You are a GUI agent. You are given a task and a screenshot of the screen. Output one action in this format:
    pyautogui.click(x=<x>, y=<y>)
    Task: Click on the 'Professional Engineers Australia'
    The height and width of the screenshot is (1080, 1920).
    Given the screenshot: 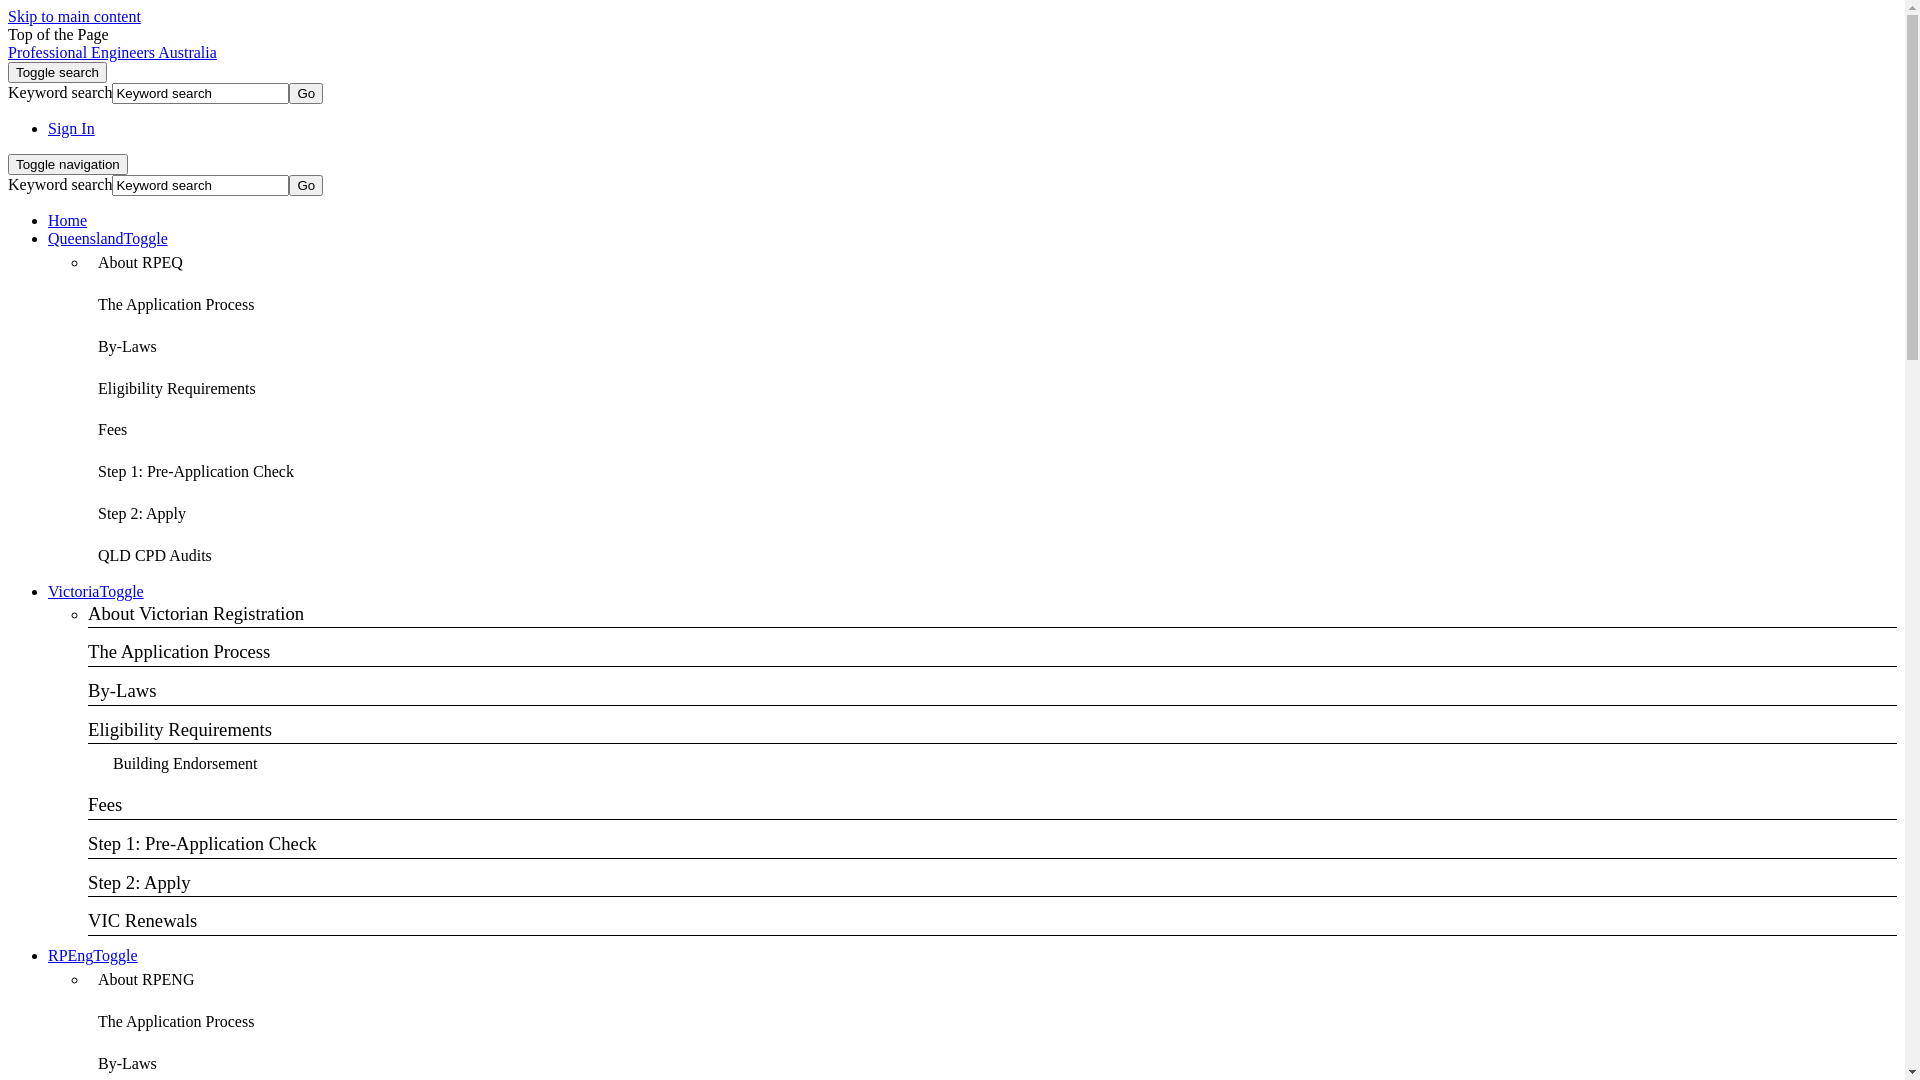 What is the action you would take?
    pyautogui.click(x=8, y=51)
    